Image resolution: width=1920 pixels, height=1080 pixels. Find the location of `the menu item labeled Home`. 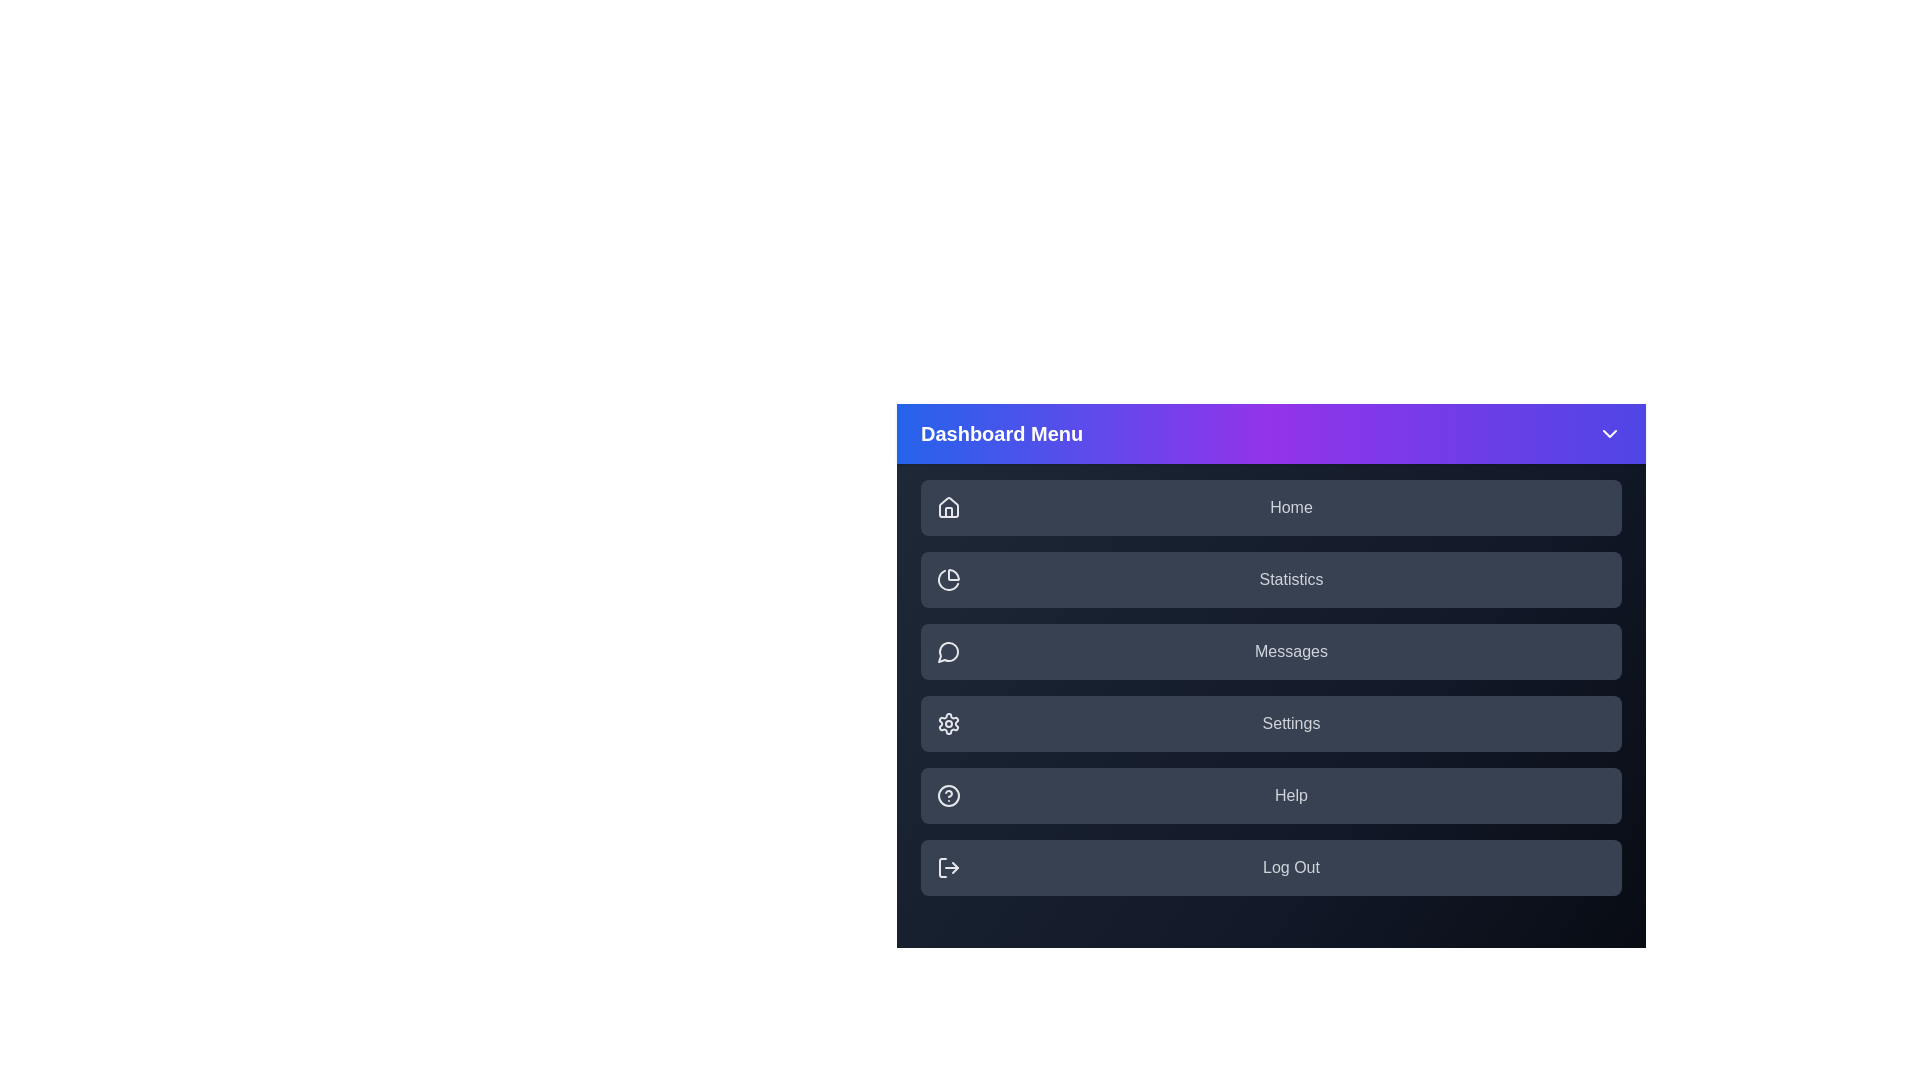

the menu item labeled Home is located at coordinates (1270, 507).